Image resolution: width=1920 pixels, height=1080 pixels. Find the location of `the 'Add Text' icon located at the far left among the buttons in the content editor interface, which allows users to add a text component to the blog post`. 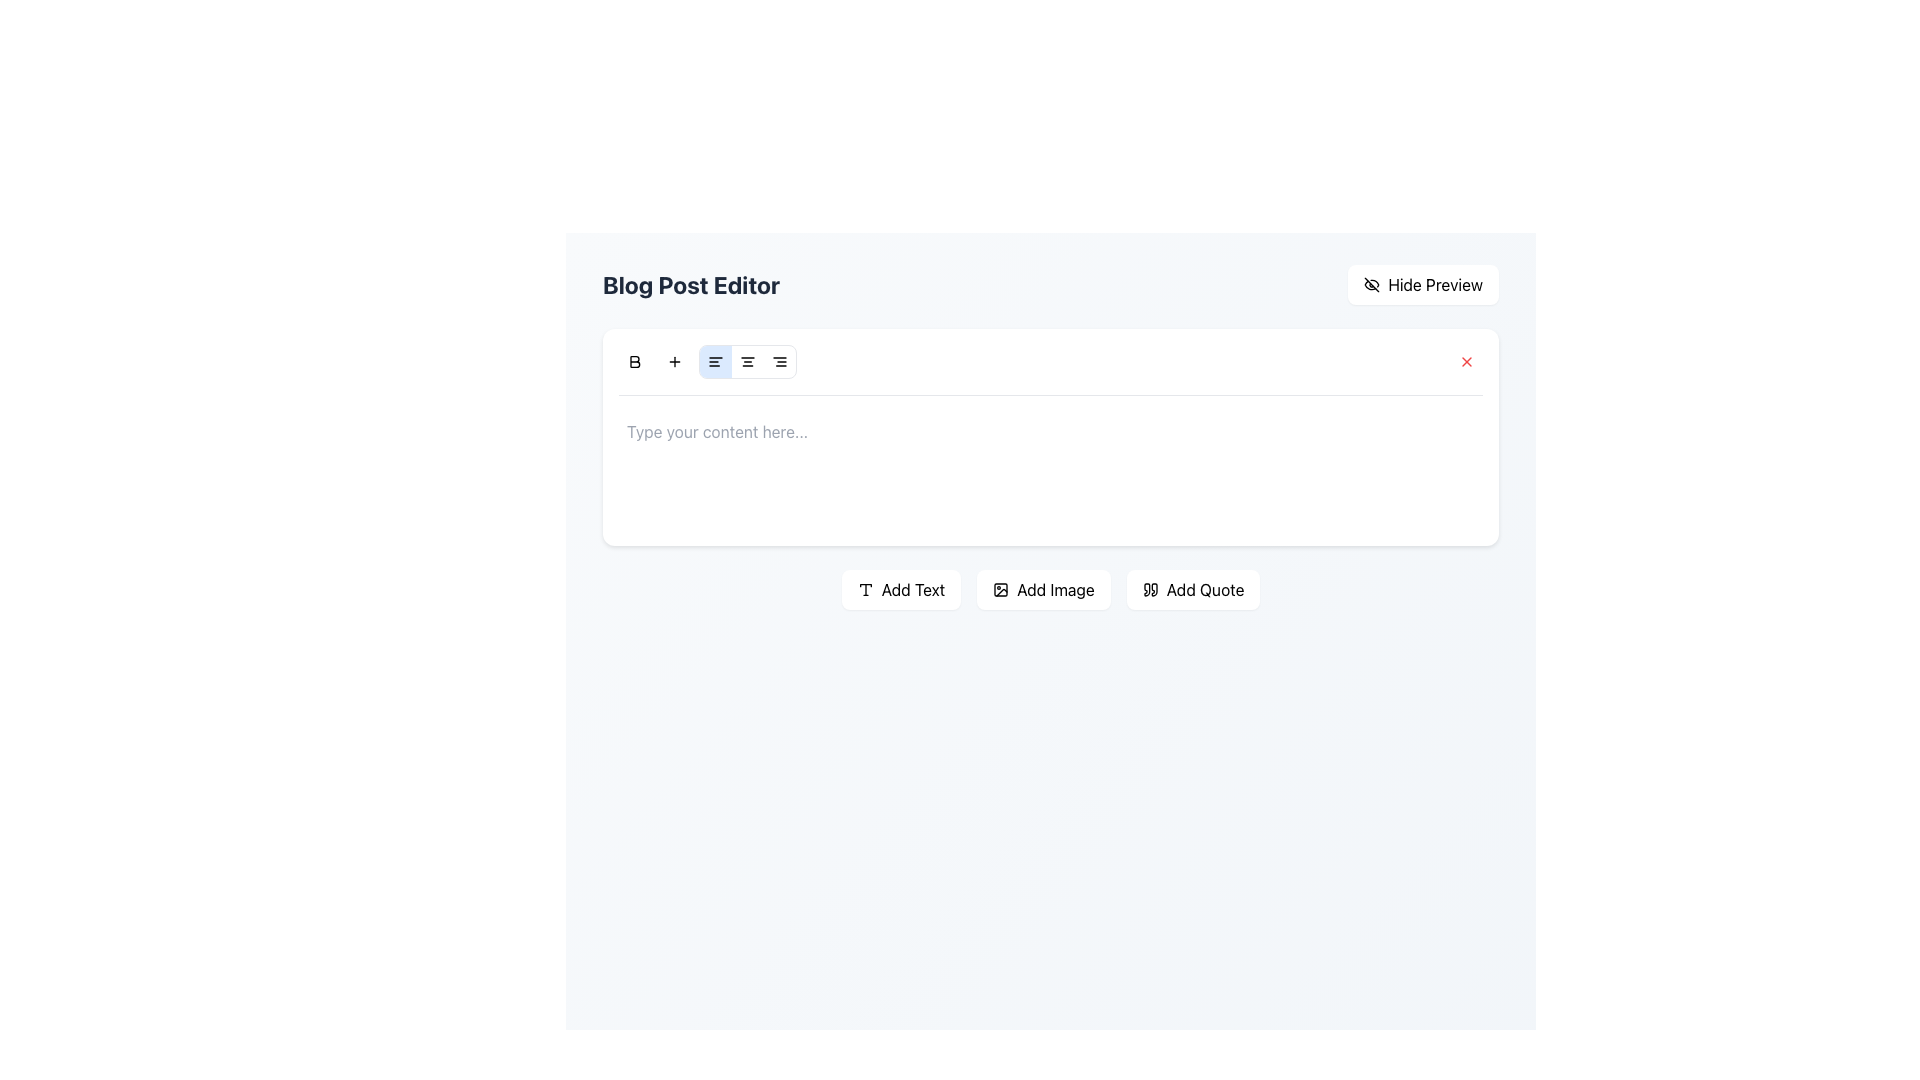

the 'Add Text' icon located at the far left among the buttons in the content editor interface, which allows users to add a text component to the blog post is located at coordinates (865, 589).